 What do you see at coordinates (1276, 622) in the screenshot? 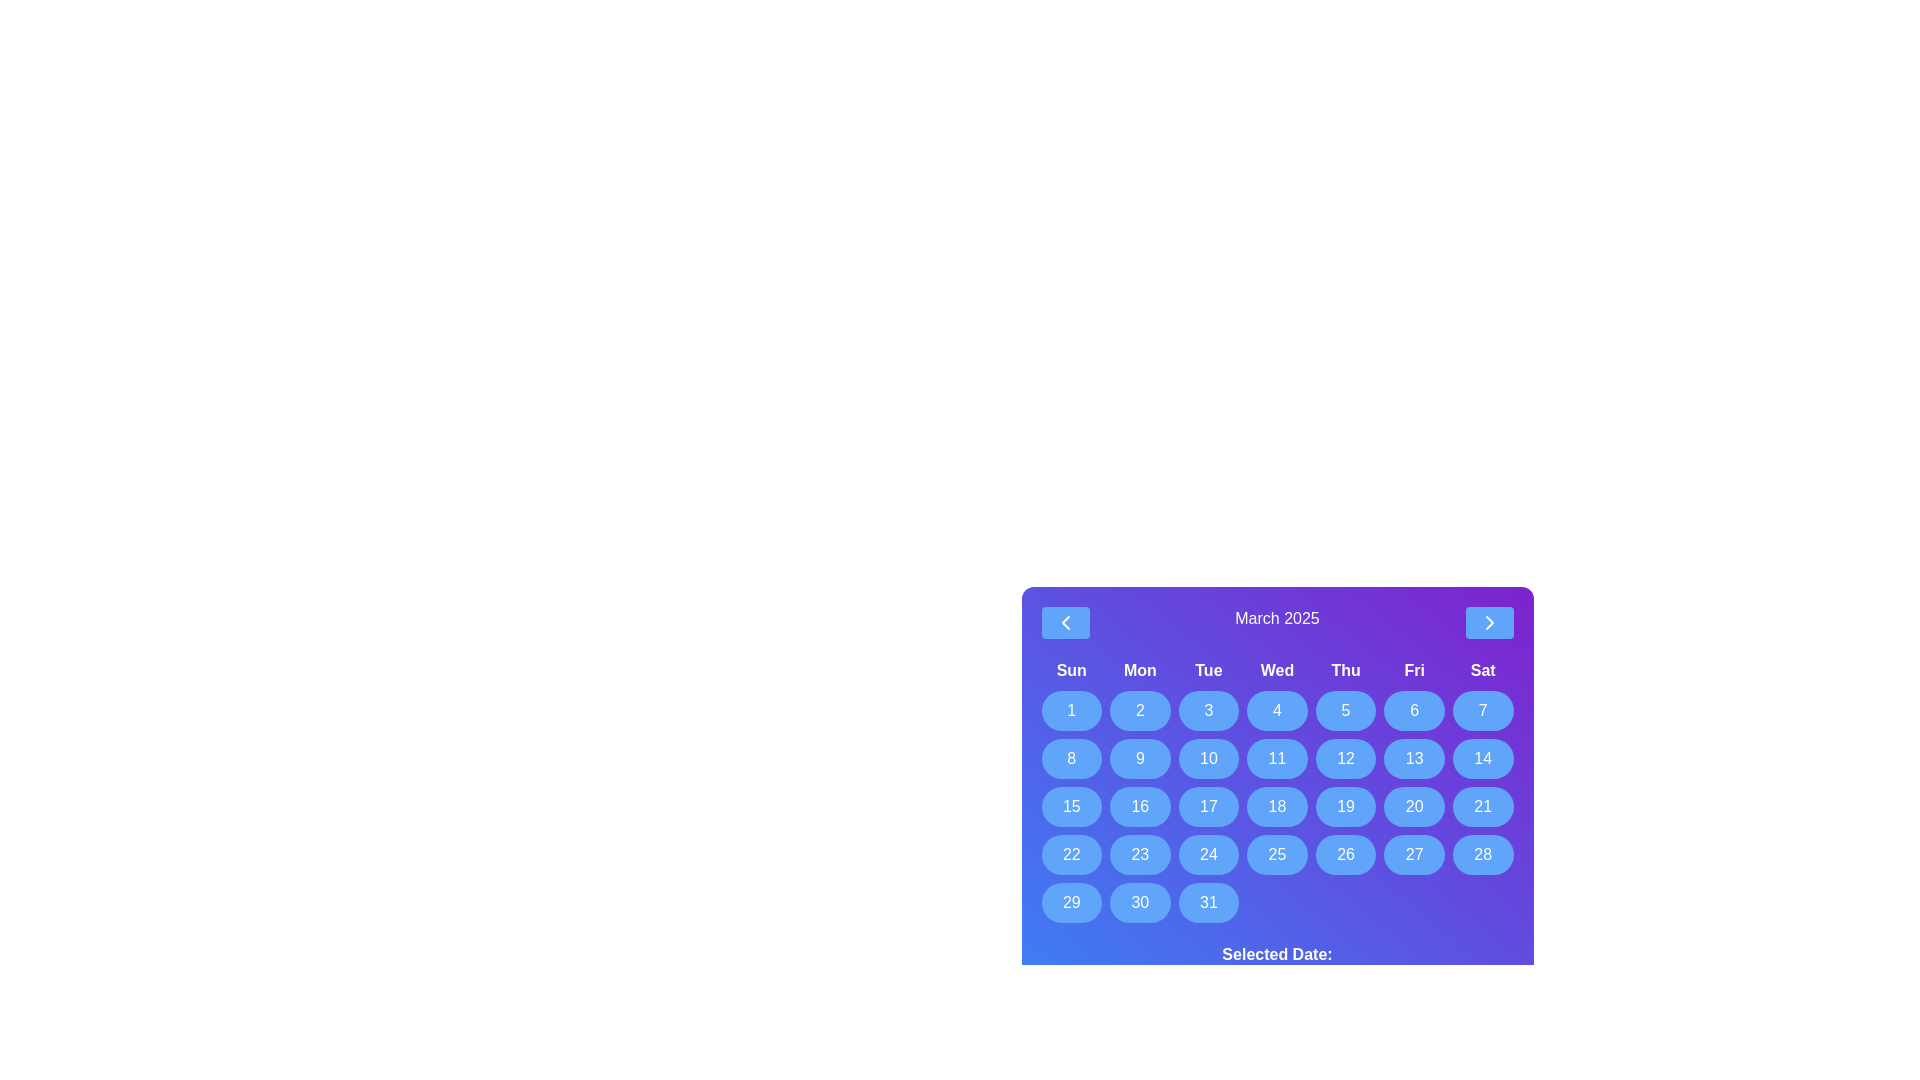
I see `the calendar title label that indicates the currently displayed month and year, centrally located at the top of the calendar component` at bounding box center [1276, 622].